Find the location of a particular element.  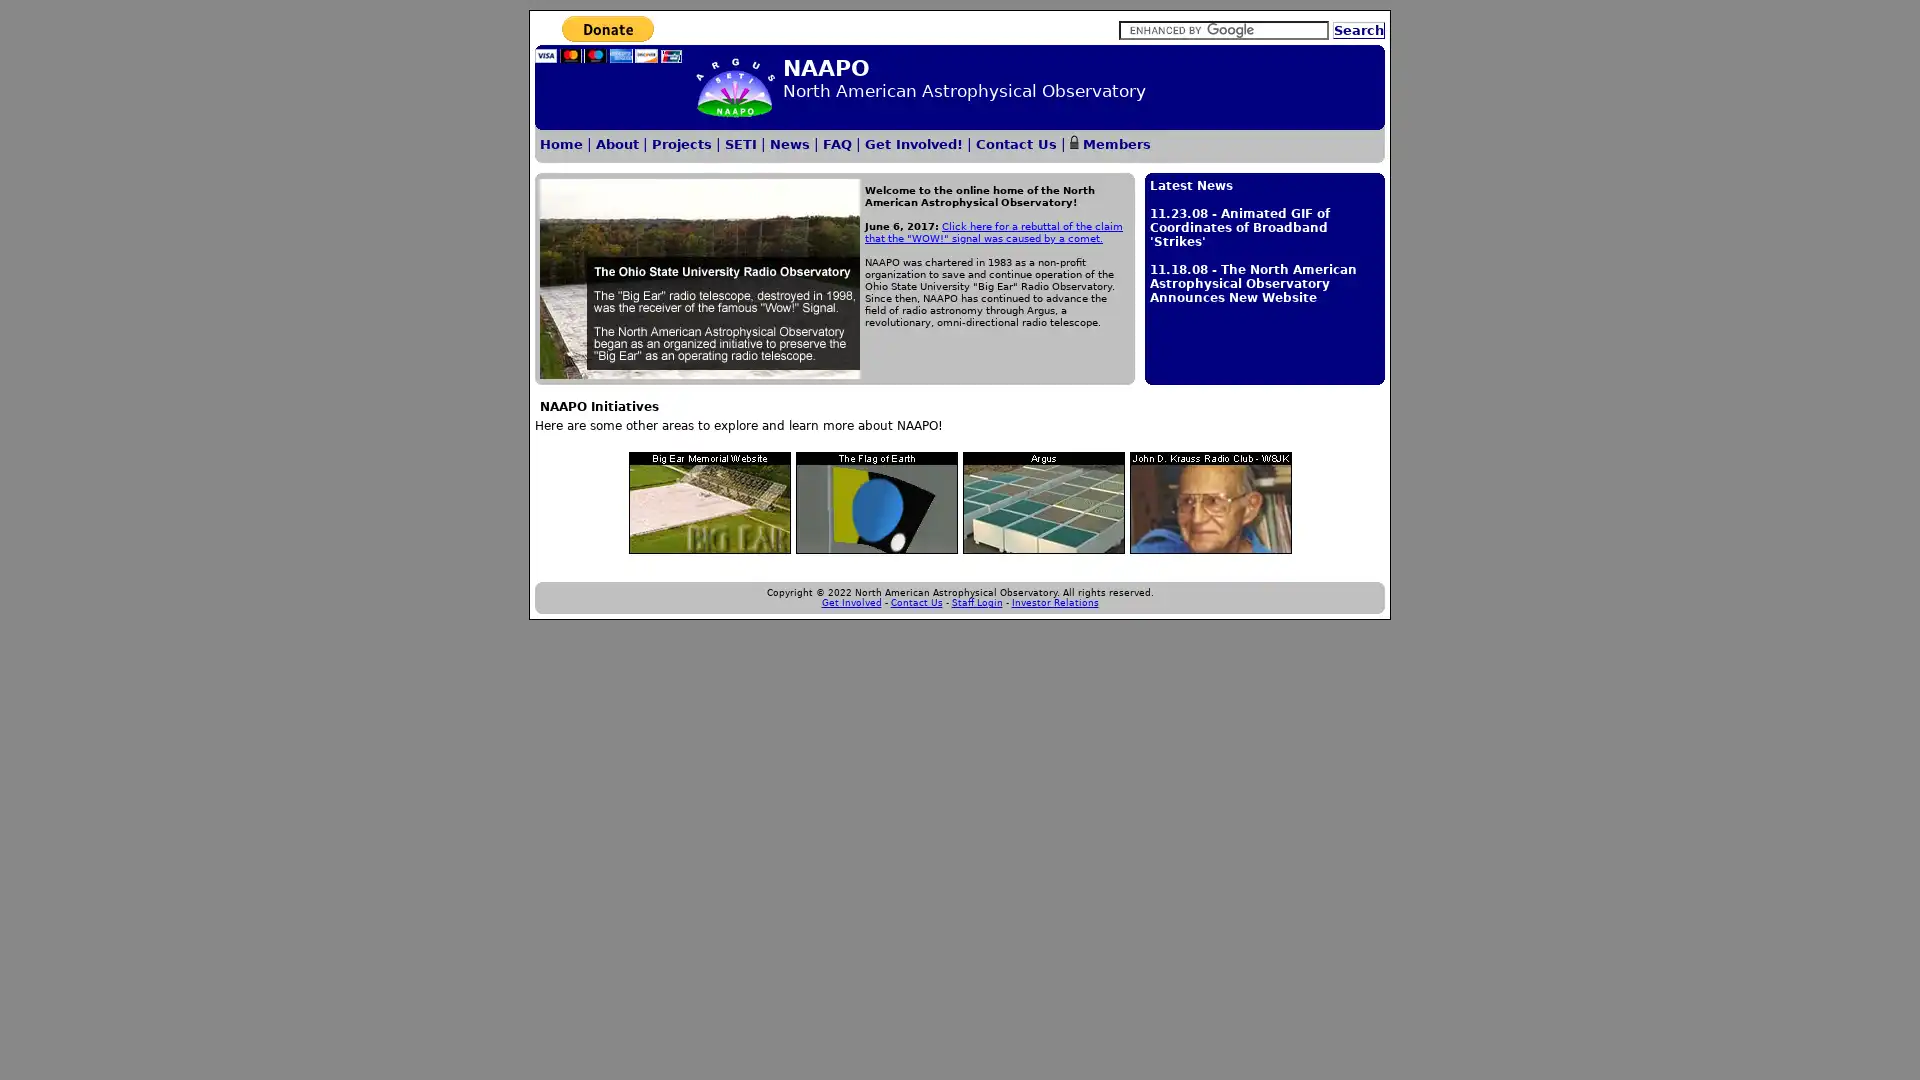

PayPal - The safer, easier way to pay online! is located at coordinates (607, 39).